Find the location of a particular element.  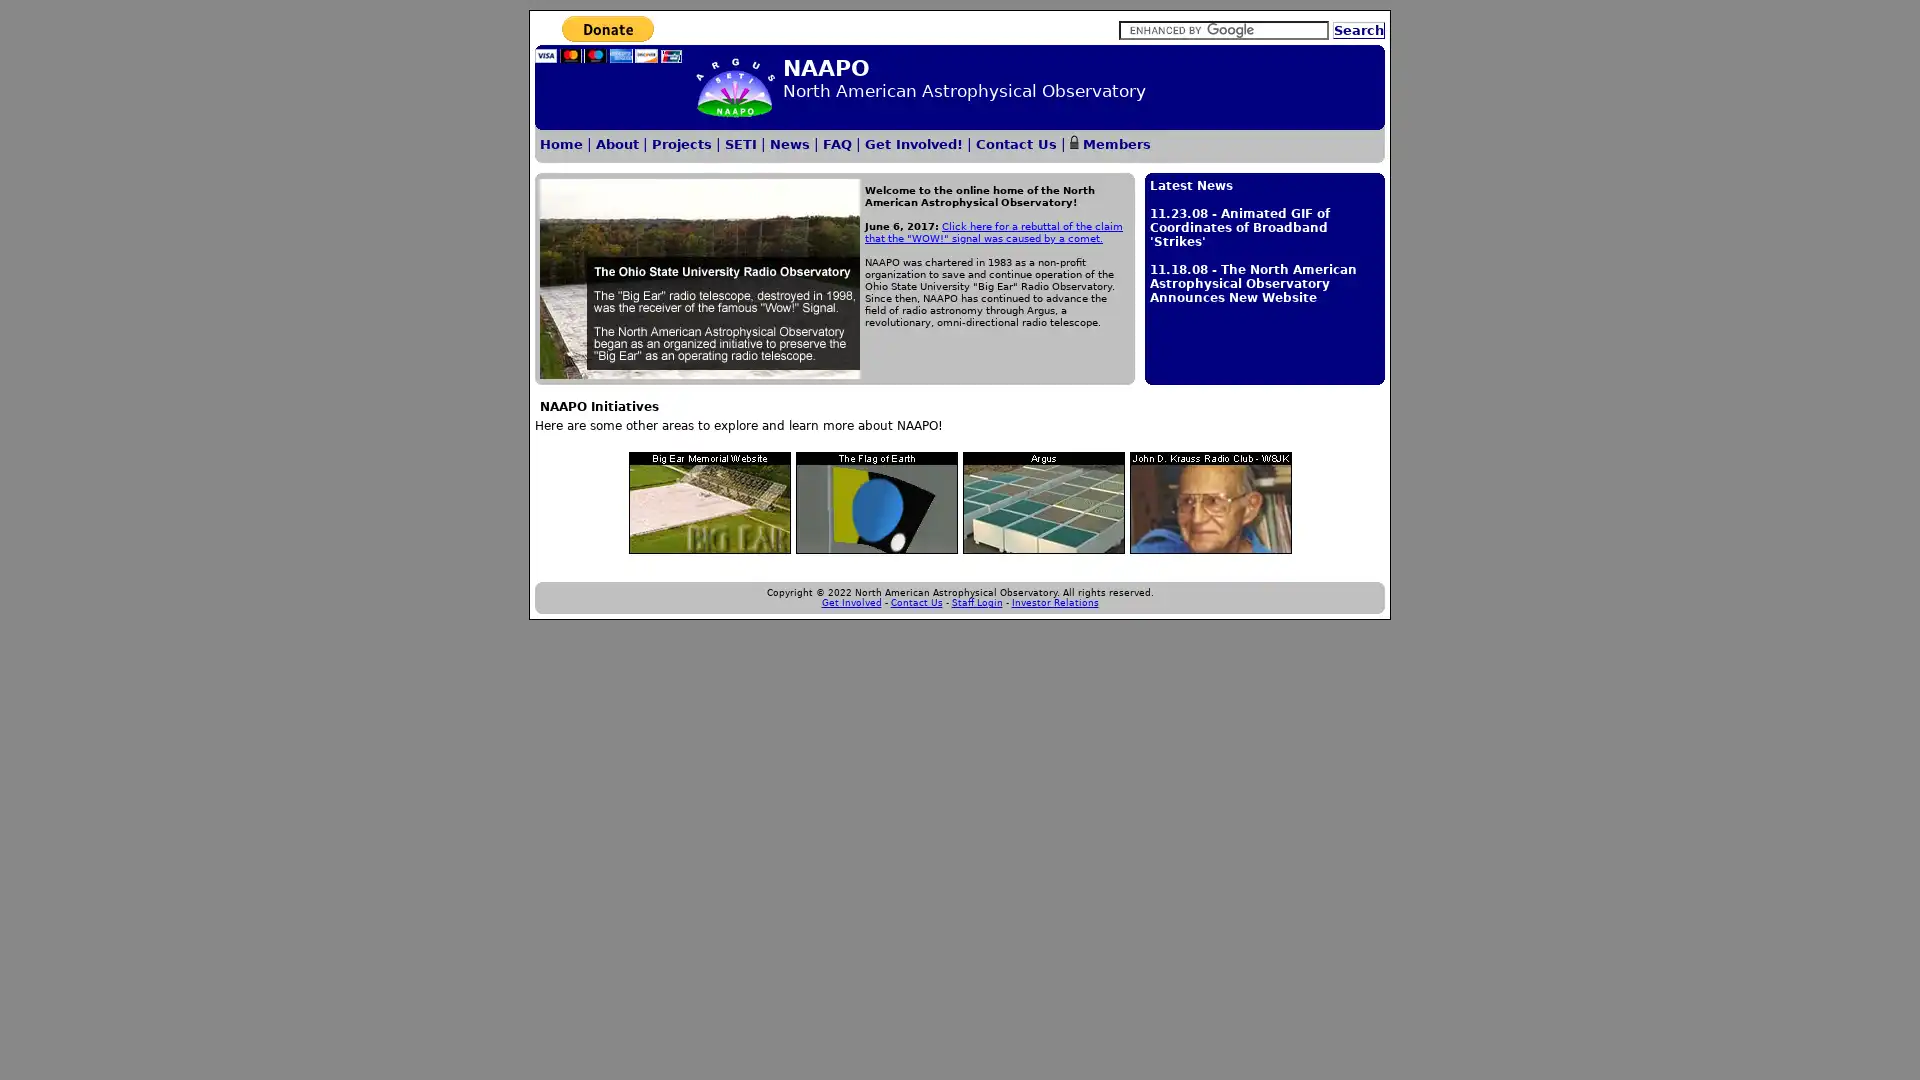

PayPal - The safer, easier way to pay online! is located at coordinates (607, 39).